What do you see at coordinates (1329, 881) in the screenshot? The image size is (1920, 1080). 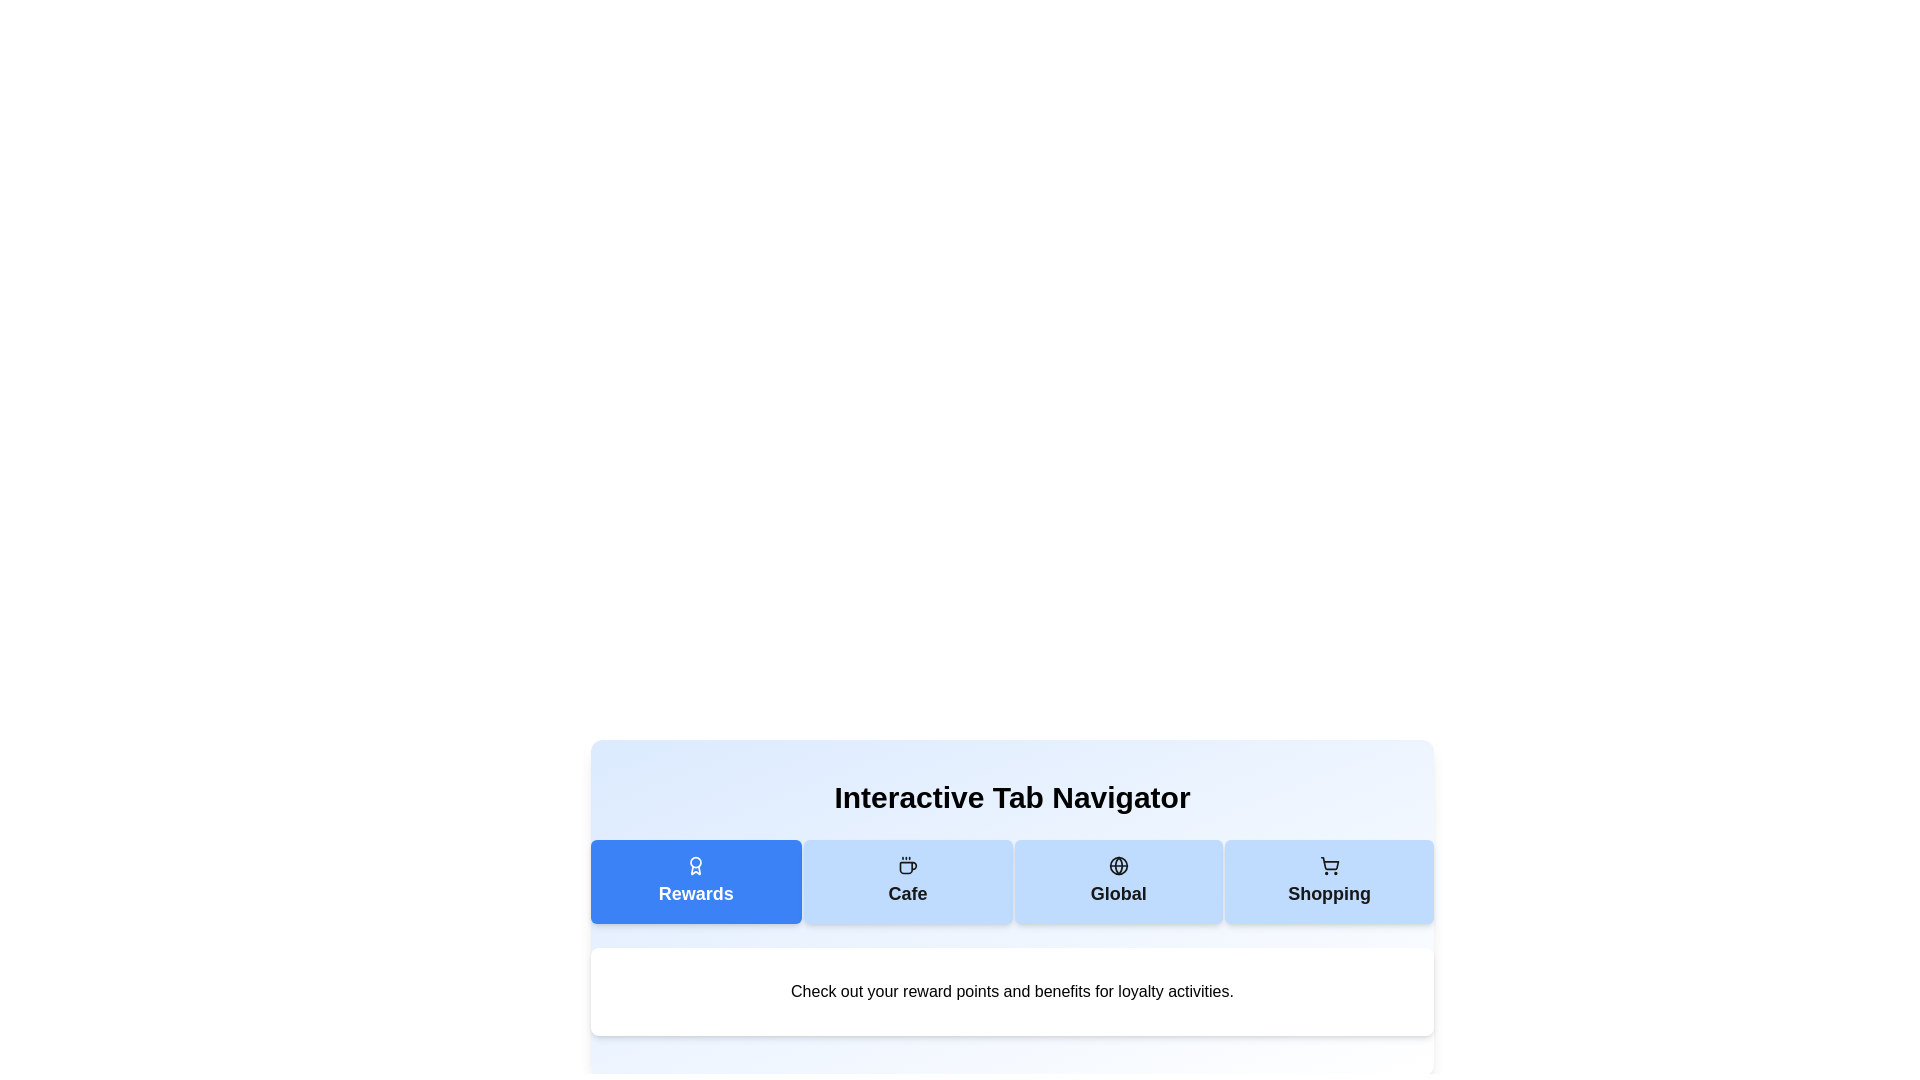 I see `the tab labeled Shopping` at bounding box center [1329, 881].